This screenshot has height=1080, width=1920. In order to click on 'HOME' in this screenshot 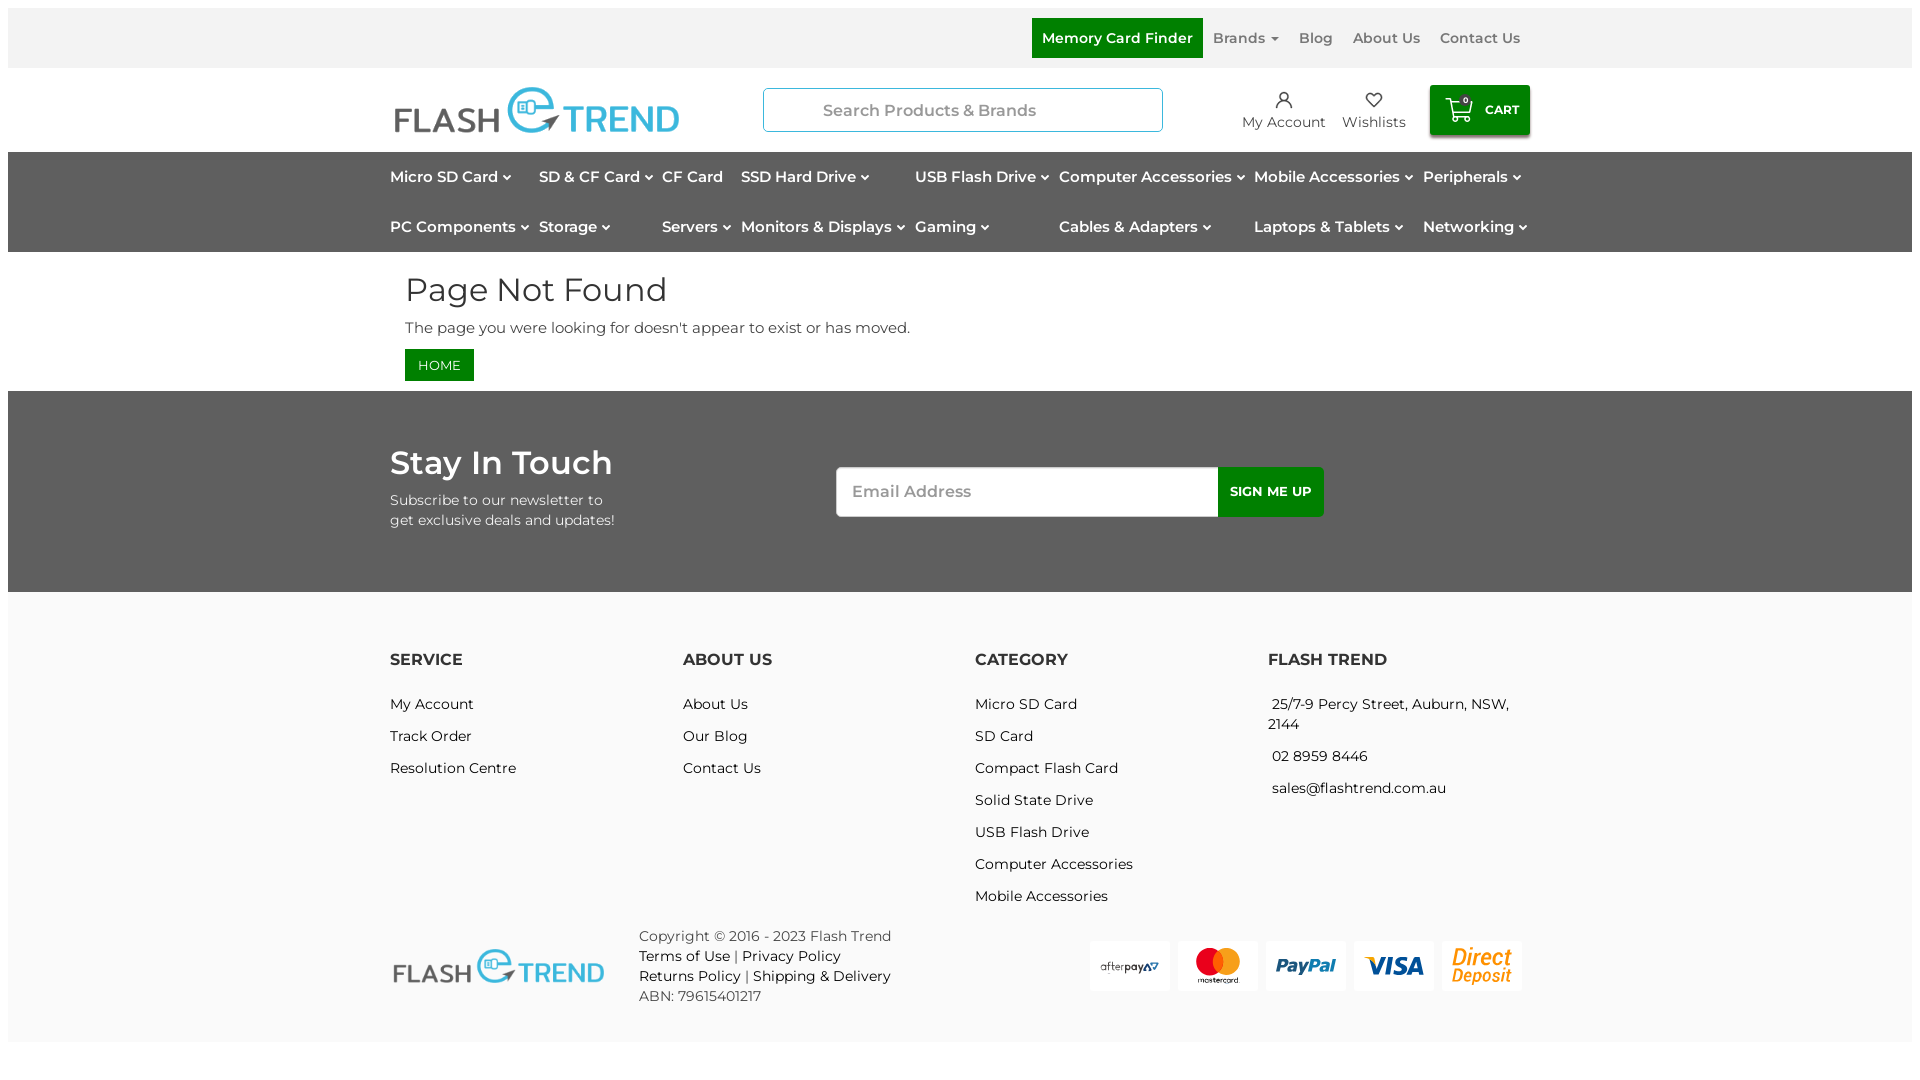, I will do `click(438, 365)`.